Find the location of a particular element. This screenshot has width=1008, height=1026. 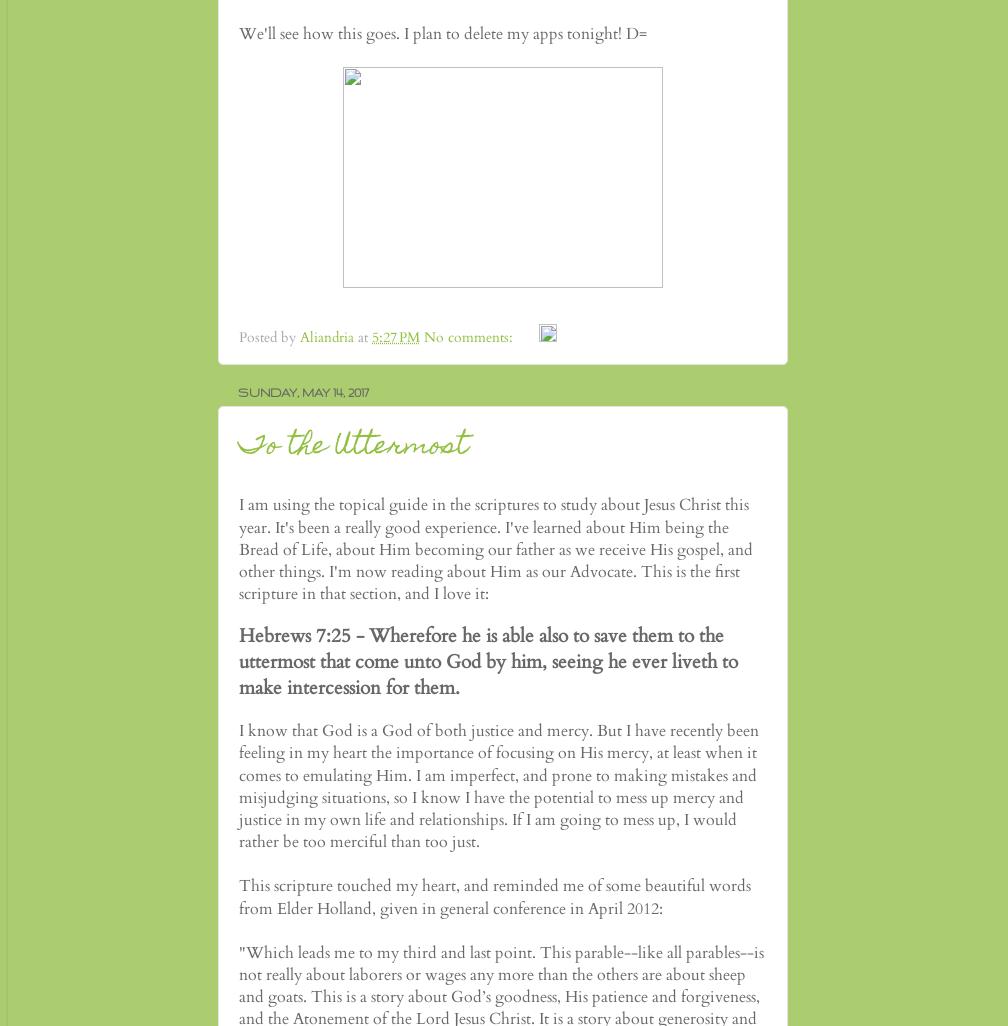

'No comments:' is located at coordinates (470, 336).